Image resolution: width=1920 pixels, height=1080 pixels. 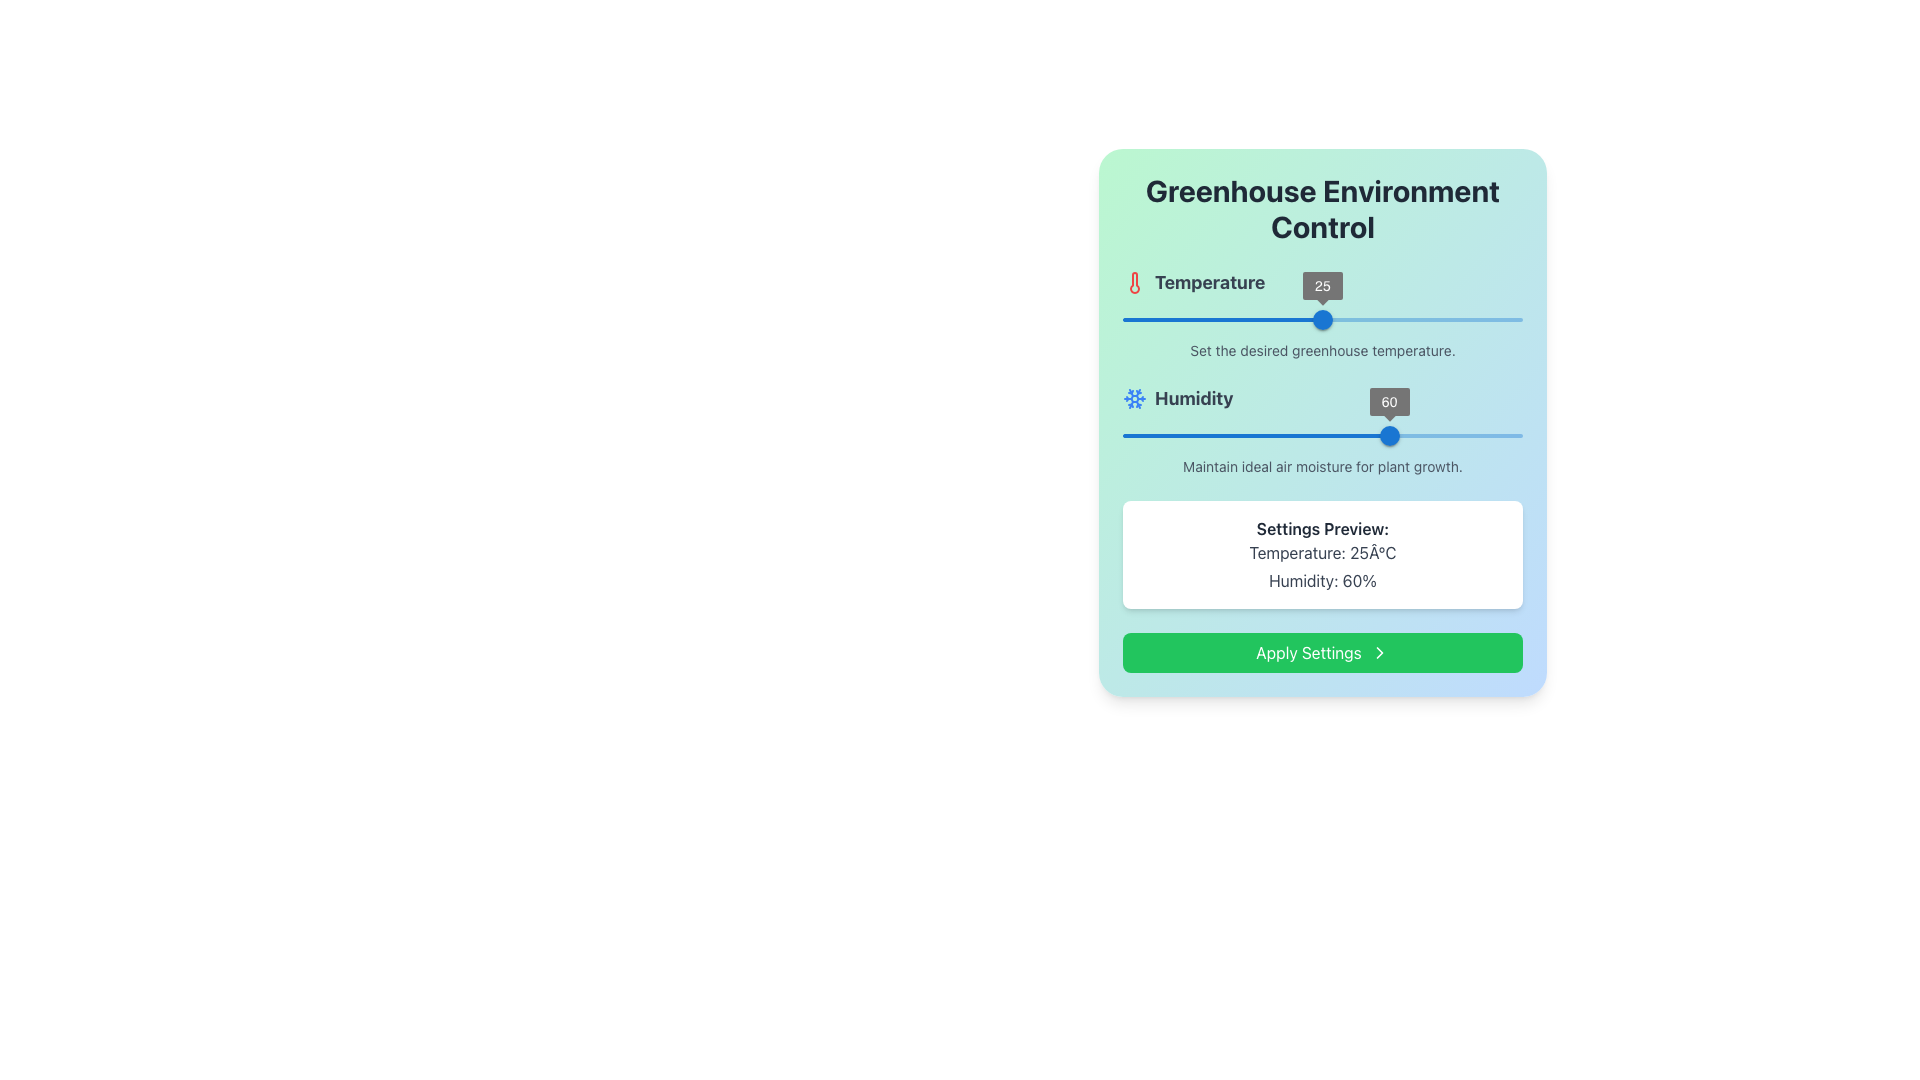 What do you see at coordinates (1134, 282) in the screenshot?
I see `the red thermometer icon located to the left of the 'Temperature' text in the header of the 'Temperature' section` at bounding box center [1134, 282].